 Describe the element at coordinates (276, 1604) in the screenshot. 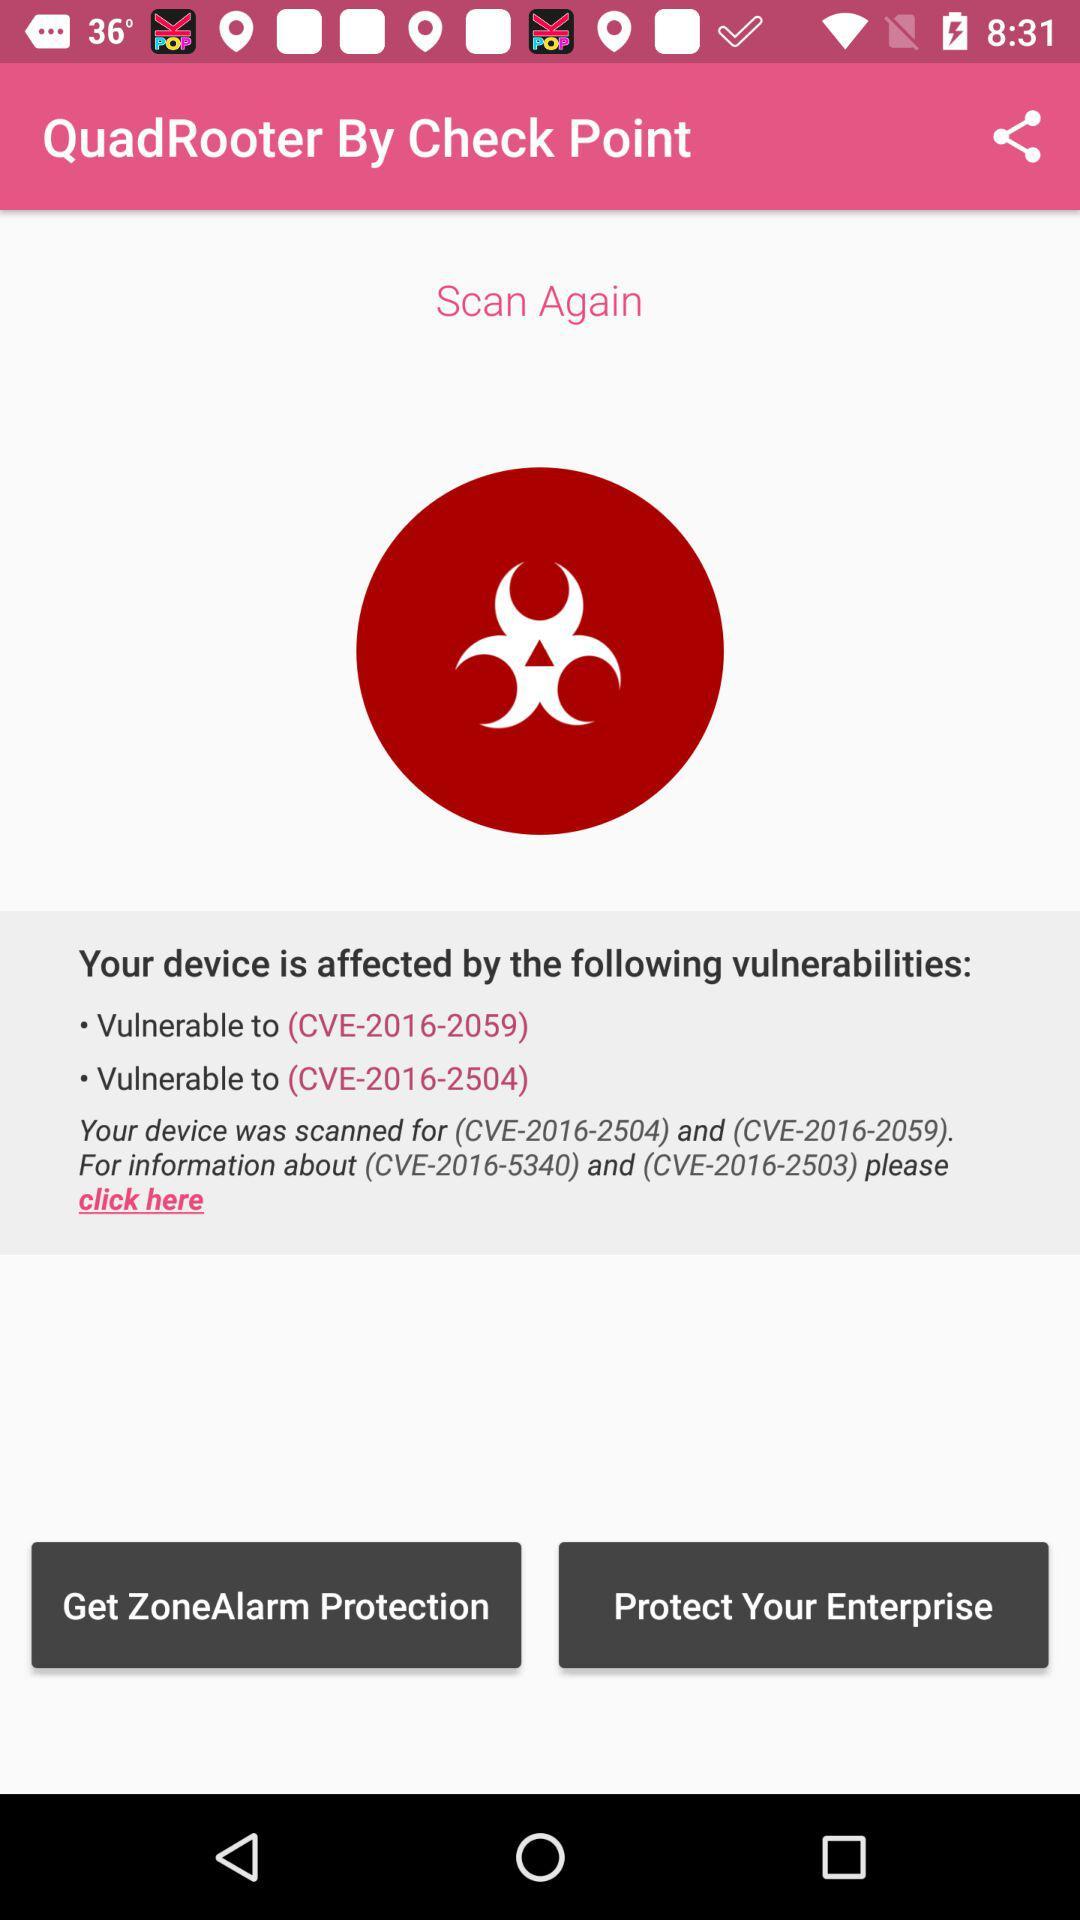

I see `the item next to the protect your enterprise item` at that location.